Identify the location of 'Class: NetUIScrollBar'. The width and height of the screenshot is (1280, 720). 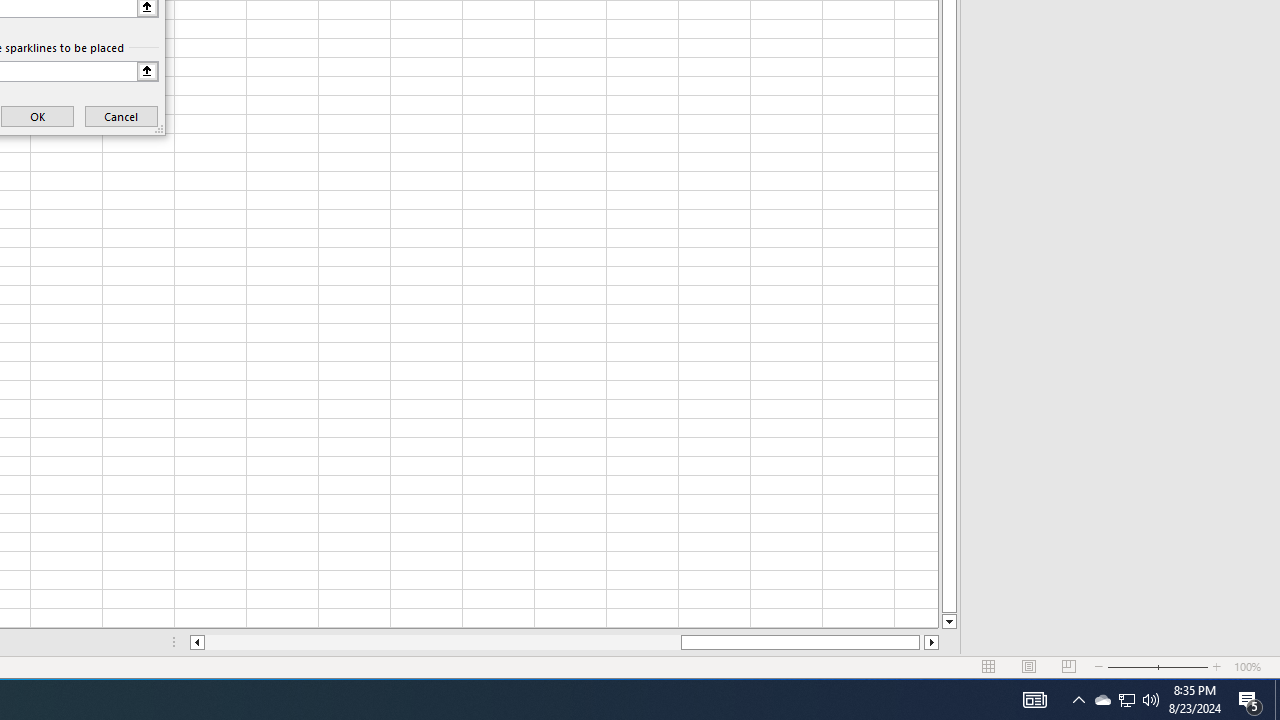
(563, 642).